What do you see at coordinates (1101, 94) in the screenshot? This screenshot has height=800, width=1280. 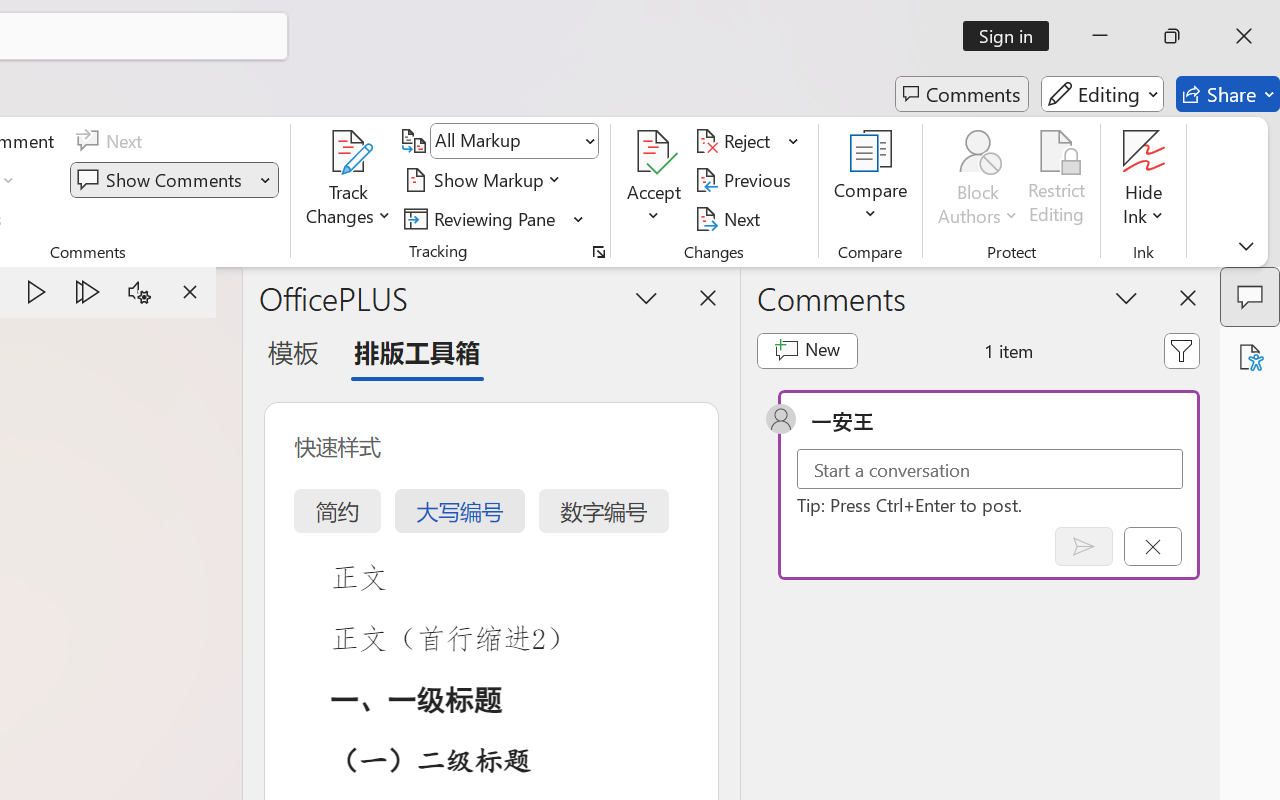 I see `'Editing'` at bounding box center [1101, 94].